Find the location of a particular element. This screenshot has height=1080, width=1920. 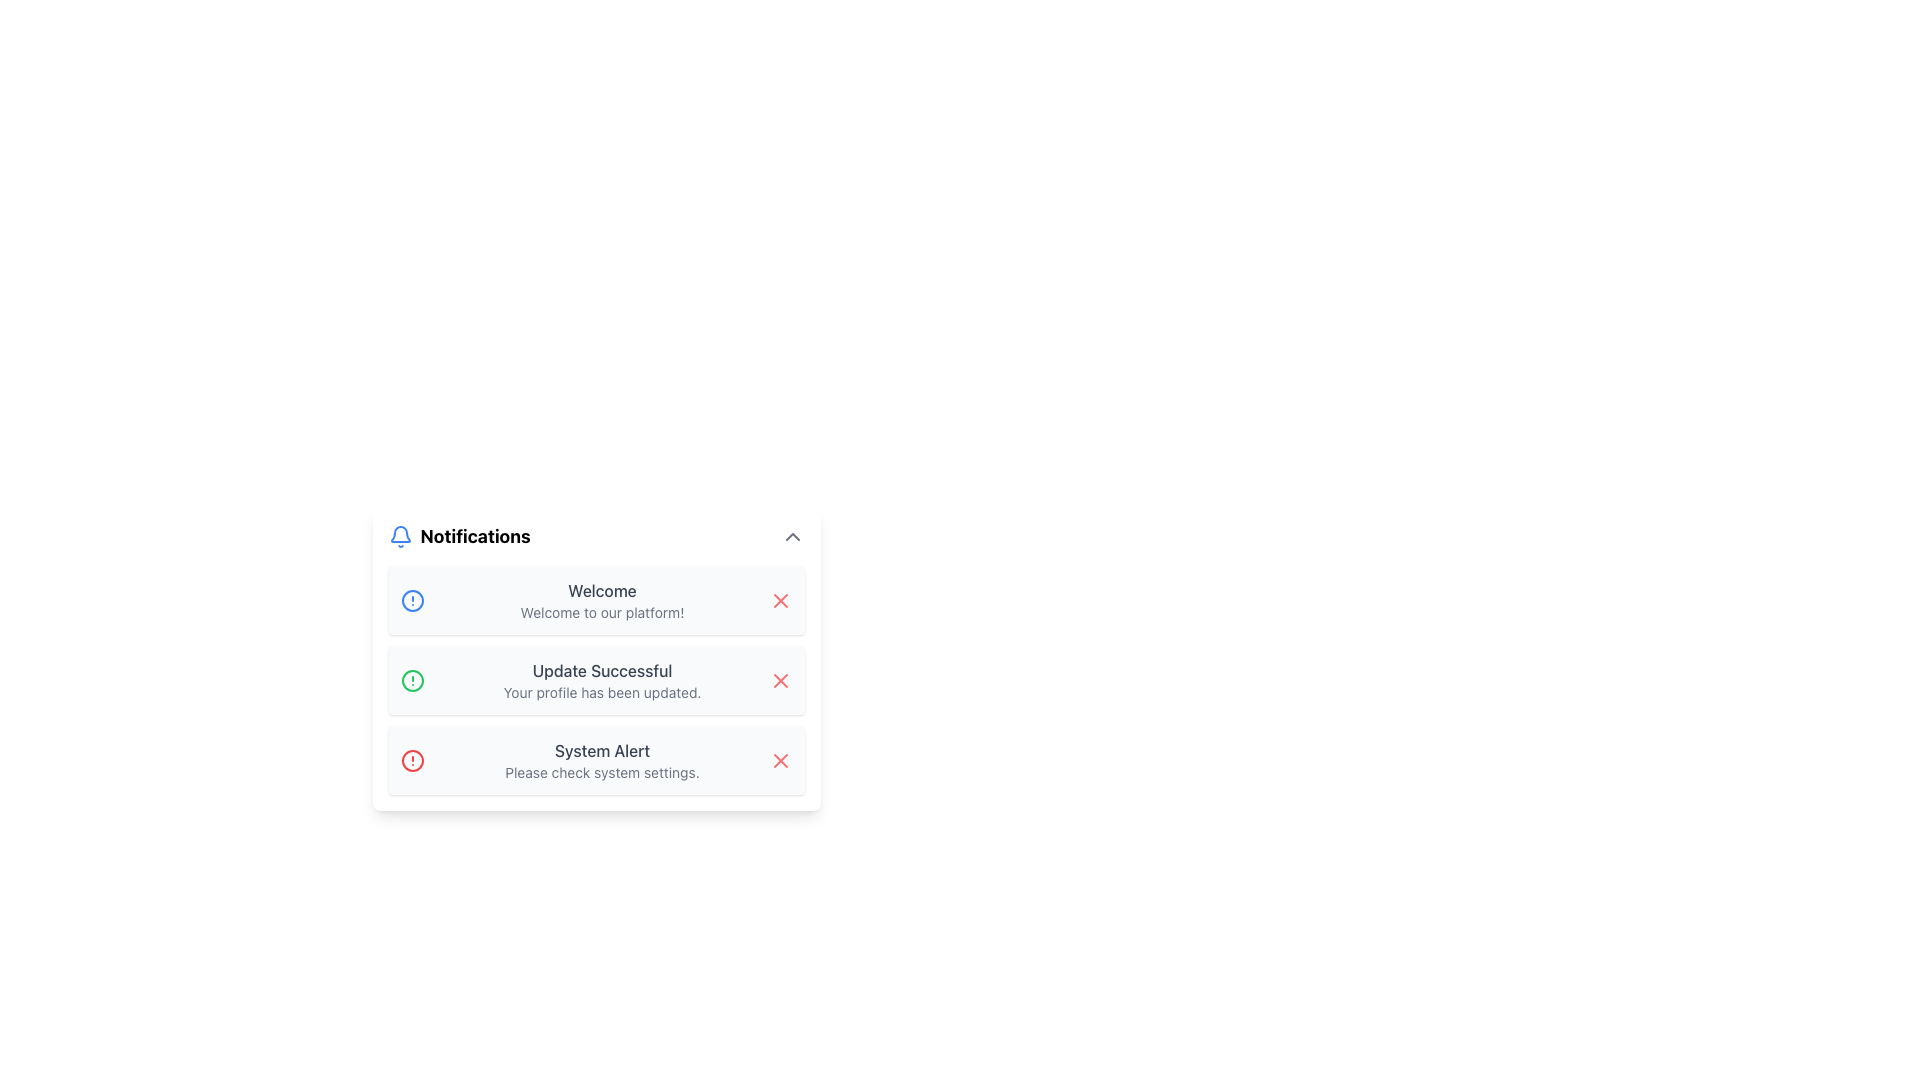

the dismiss button (icon-based) located at the bottom of the 'System Alert' notification list is located at coordinates (779, 760).